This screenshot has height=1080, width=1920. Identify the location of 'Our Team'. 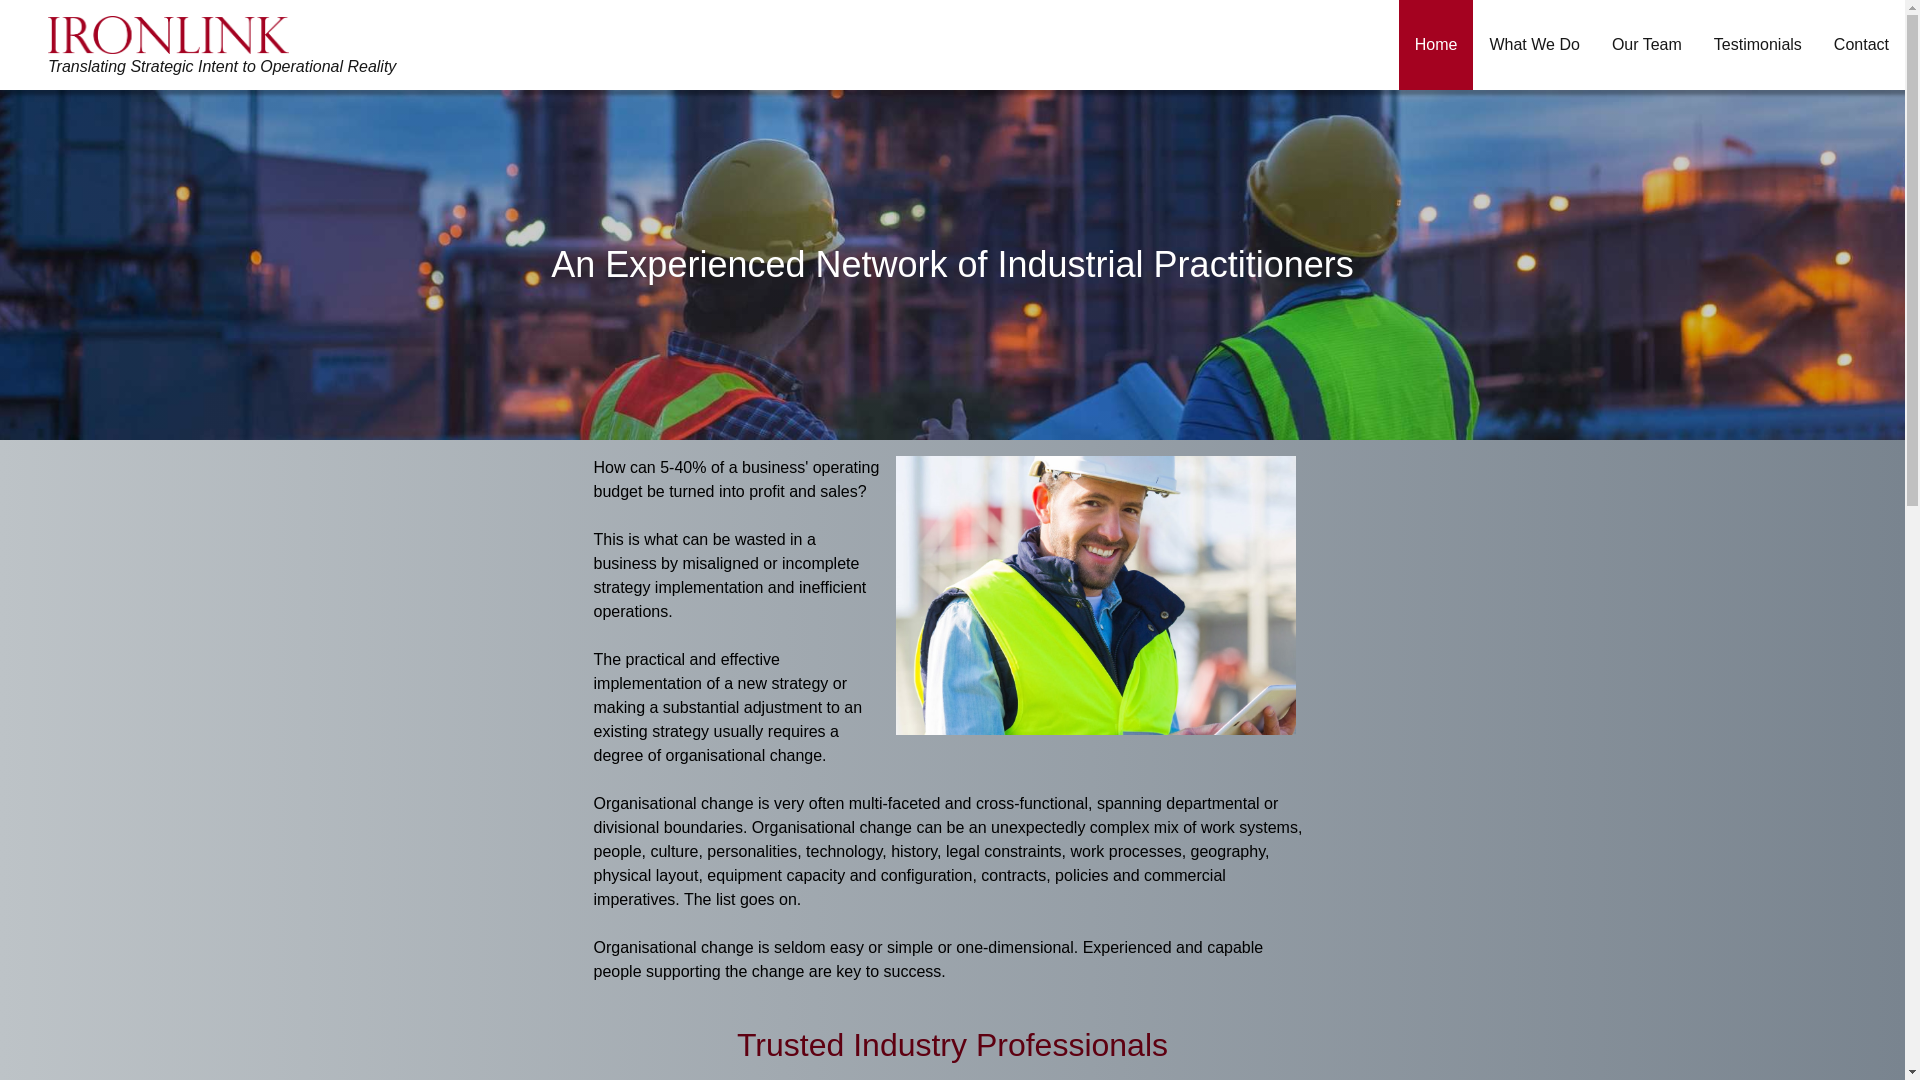
(1646, 45).